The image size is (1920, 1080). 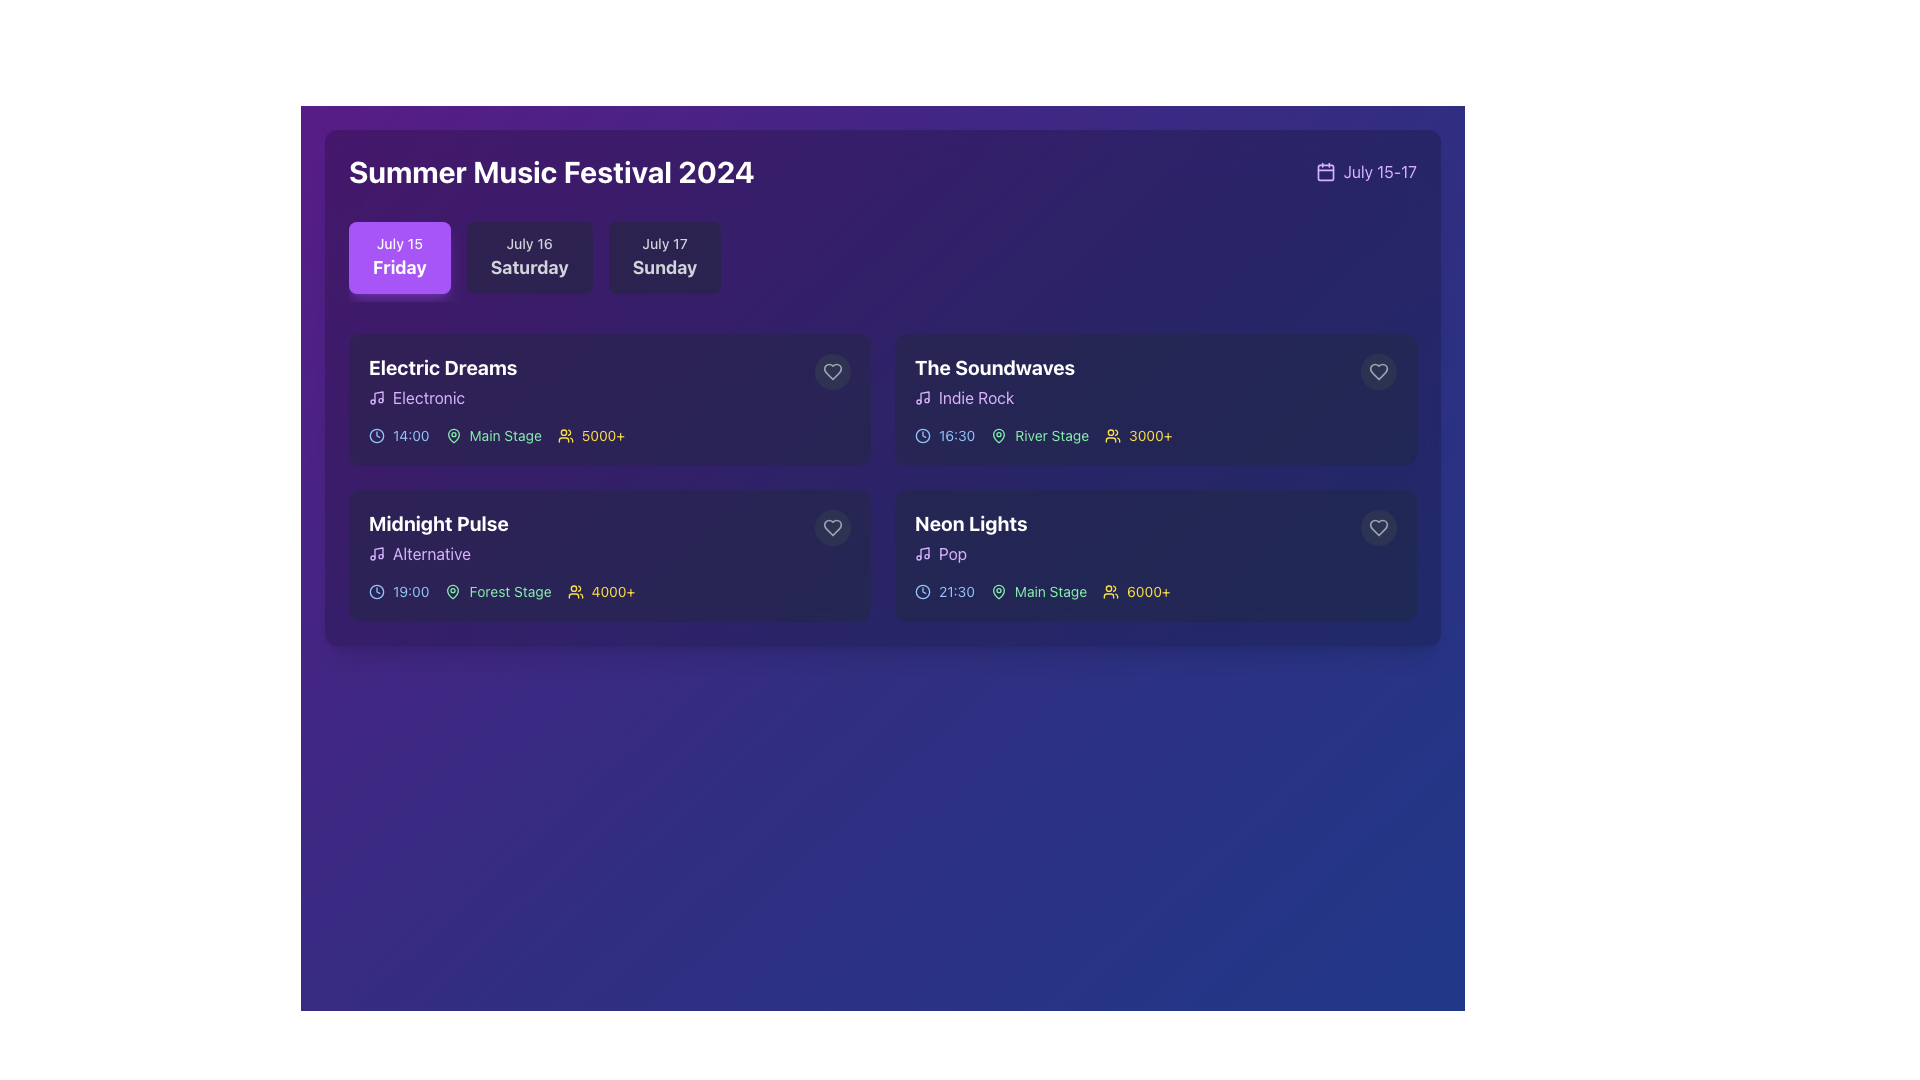 What do you see at coordinates (1377, 371) in the screenshot?
I see `the heart icon button in the top-right corner of 'The Soundwaves' performance card` at bounding box center [1377, 371].